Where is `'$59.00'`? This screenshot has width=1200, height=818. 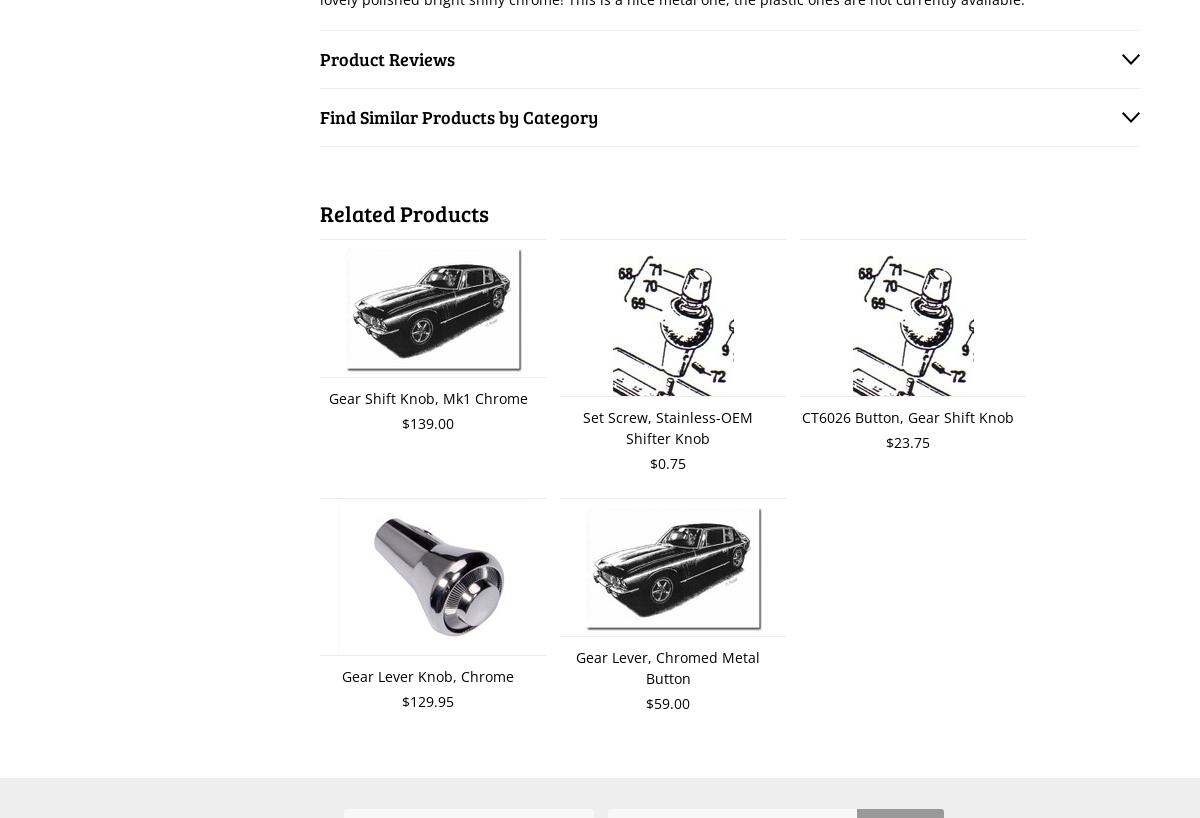
'$59.00' is located at coordinates (668, 702).